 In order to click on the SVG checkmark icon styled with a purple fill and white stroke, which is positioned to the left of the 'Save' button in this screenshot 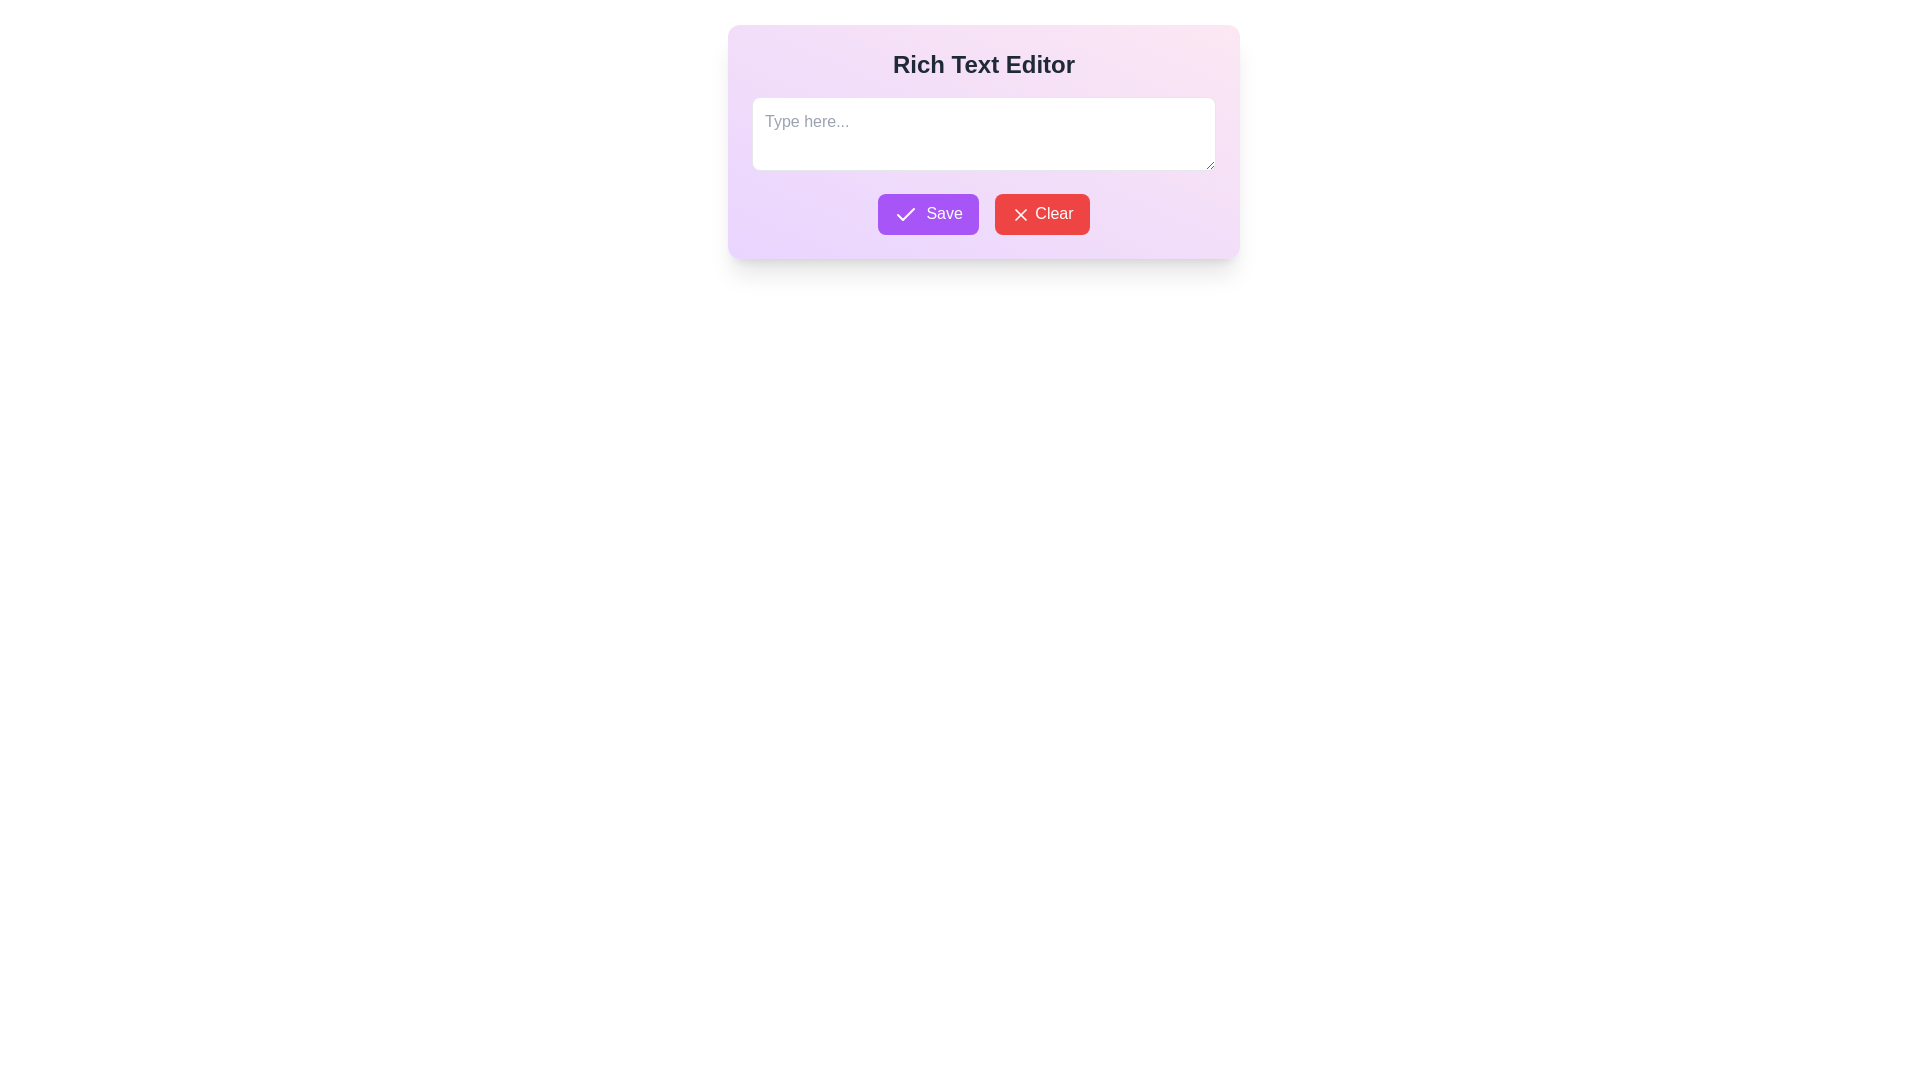, I will do `click(905, 214)`.